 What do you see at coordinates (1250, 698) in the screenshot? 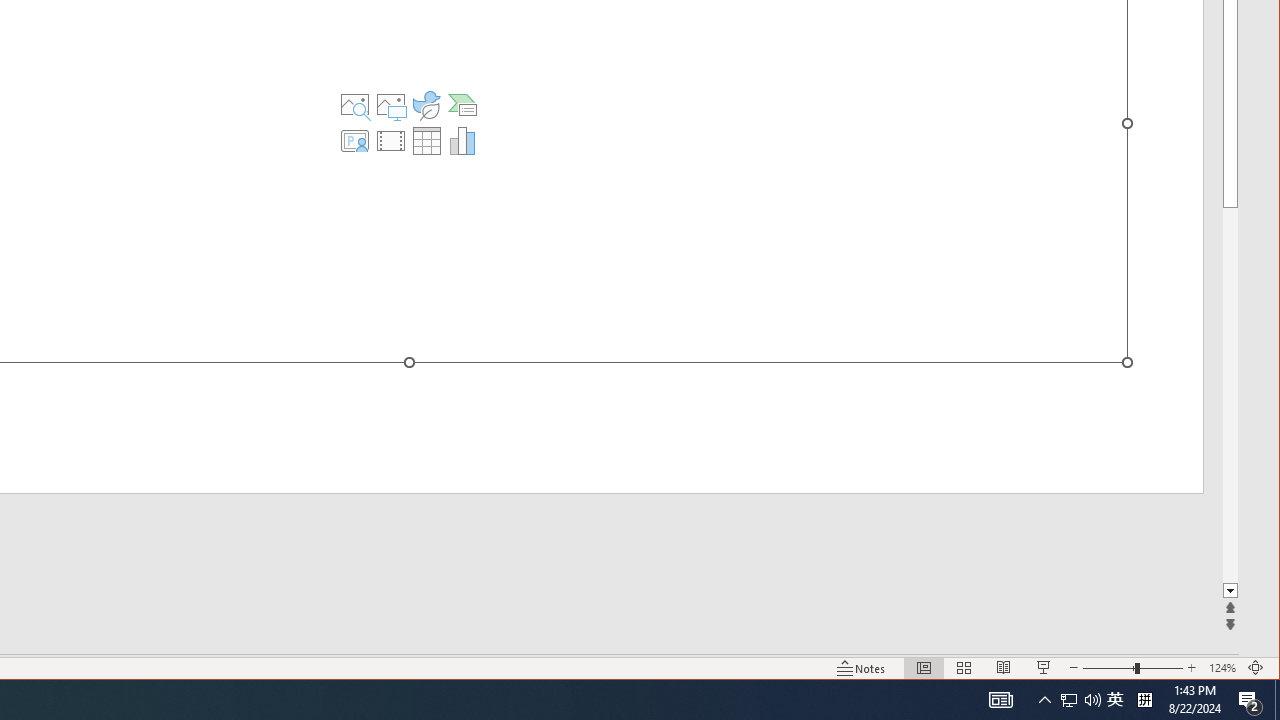
I see `'Action Center, 2 new notifications'` at bounding box center [1250, 698].